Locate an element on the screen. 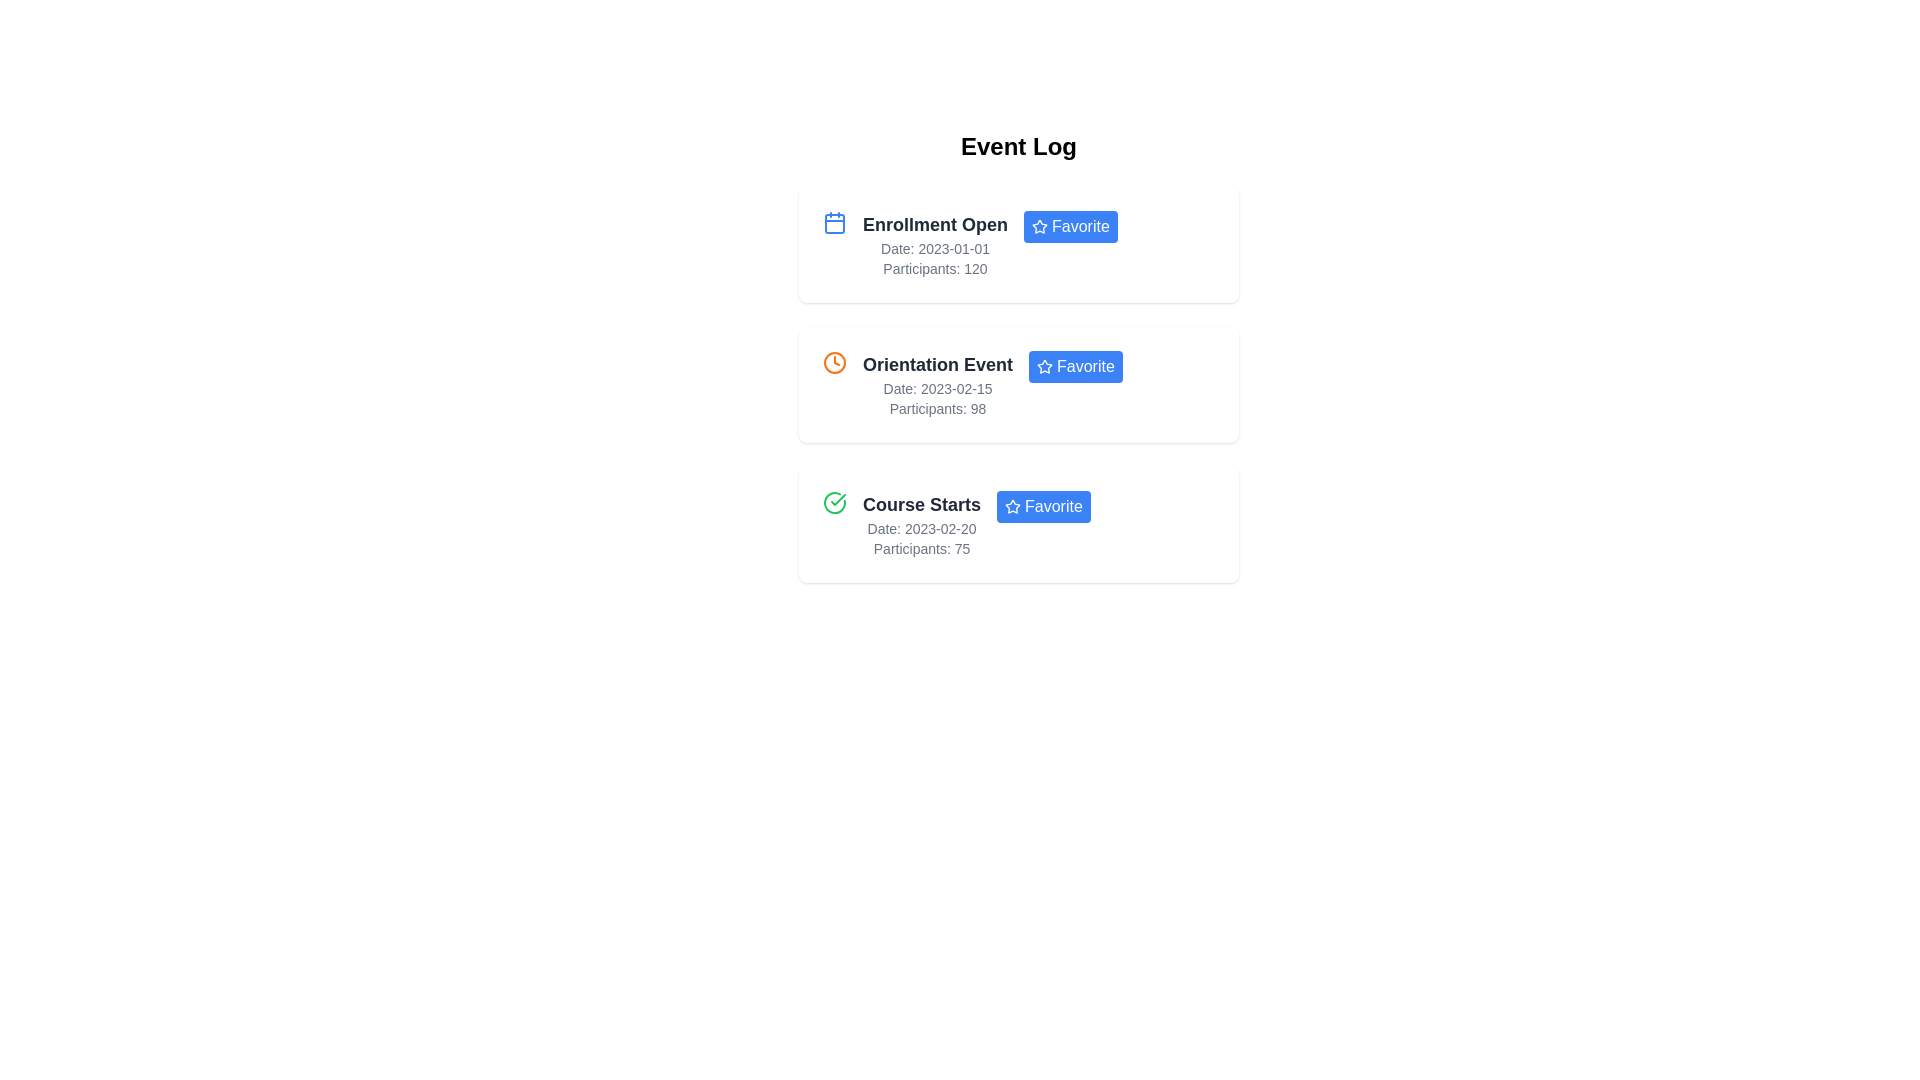  the star icon embedded within the 'Favorite' button of the 'Orientation Event' card to favorite or unfavorite the event is located at coordinates (1044, 366).